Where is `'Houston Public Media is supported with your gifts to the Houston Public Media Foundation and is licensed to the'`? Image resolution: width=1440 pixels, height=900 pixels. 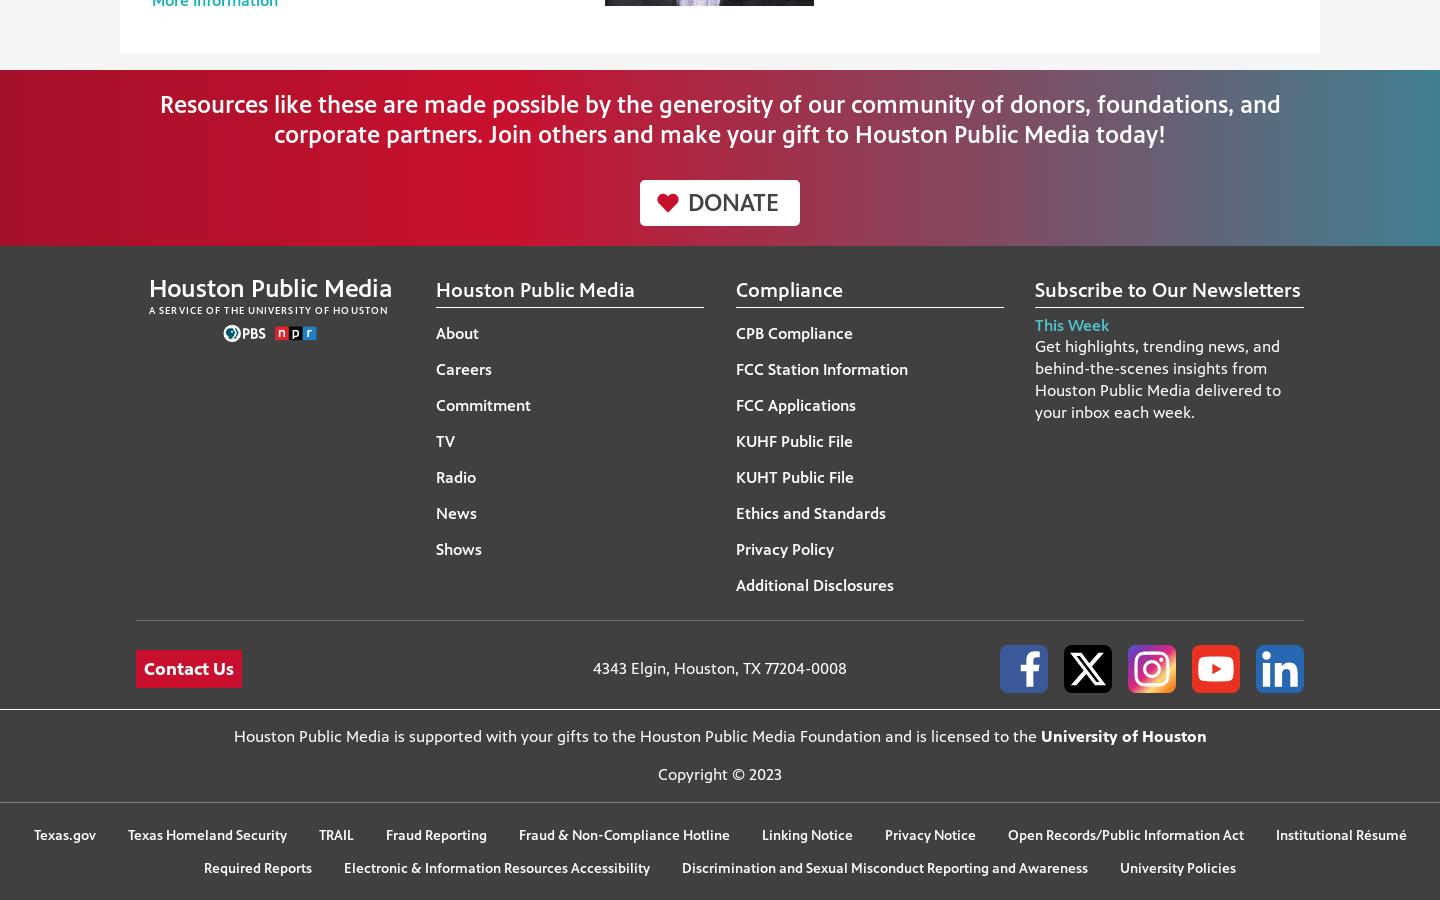 'Houston Public Media is supported with your gifts to the Houston Public Media Foundation and is licensed to the' is located at coordinates (232, 735).